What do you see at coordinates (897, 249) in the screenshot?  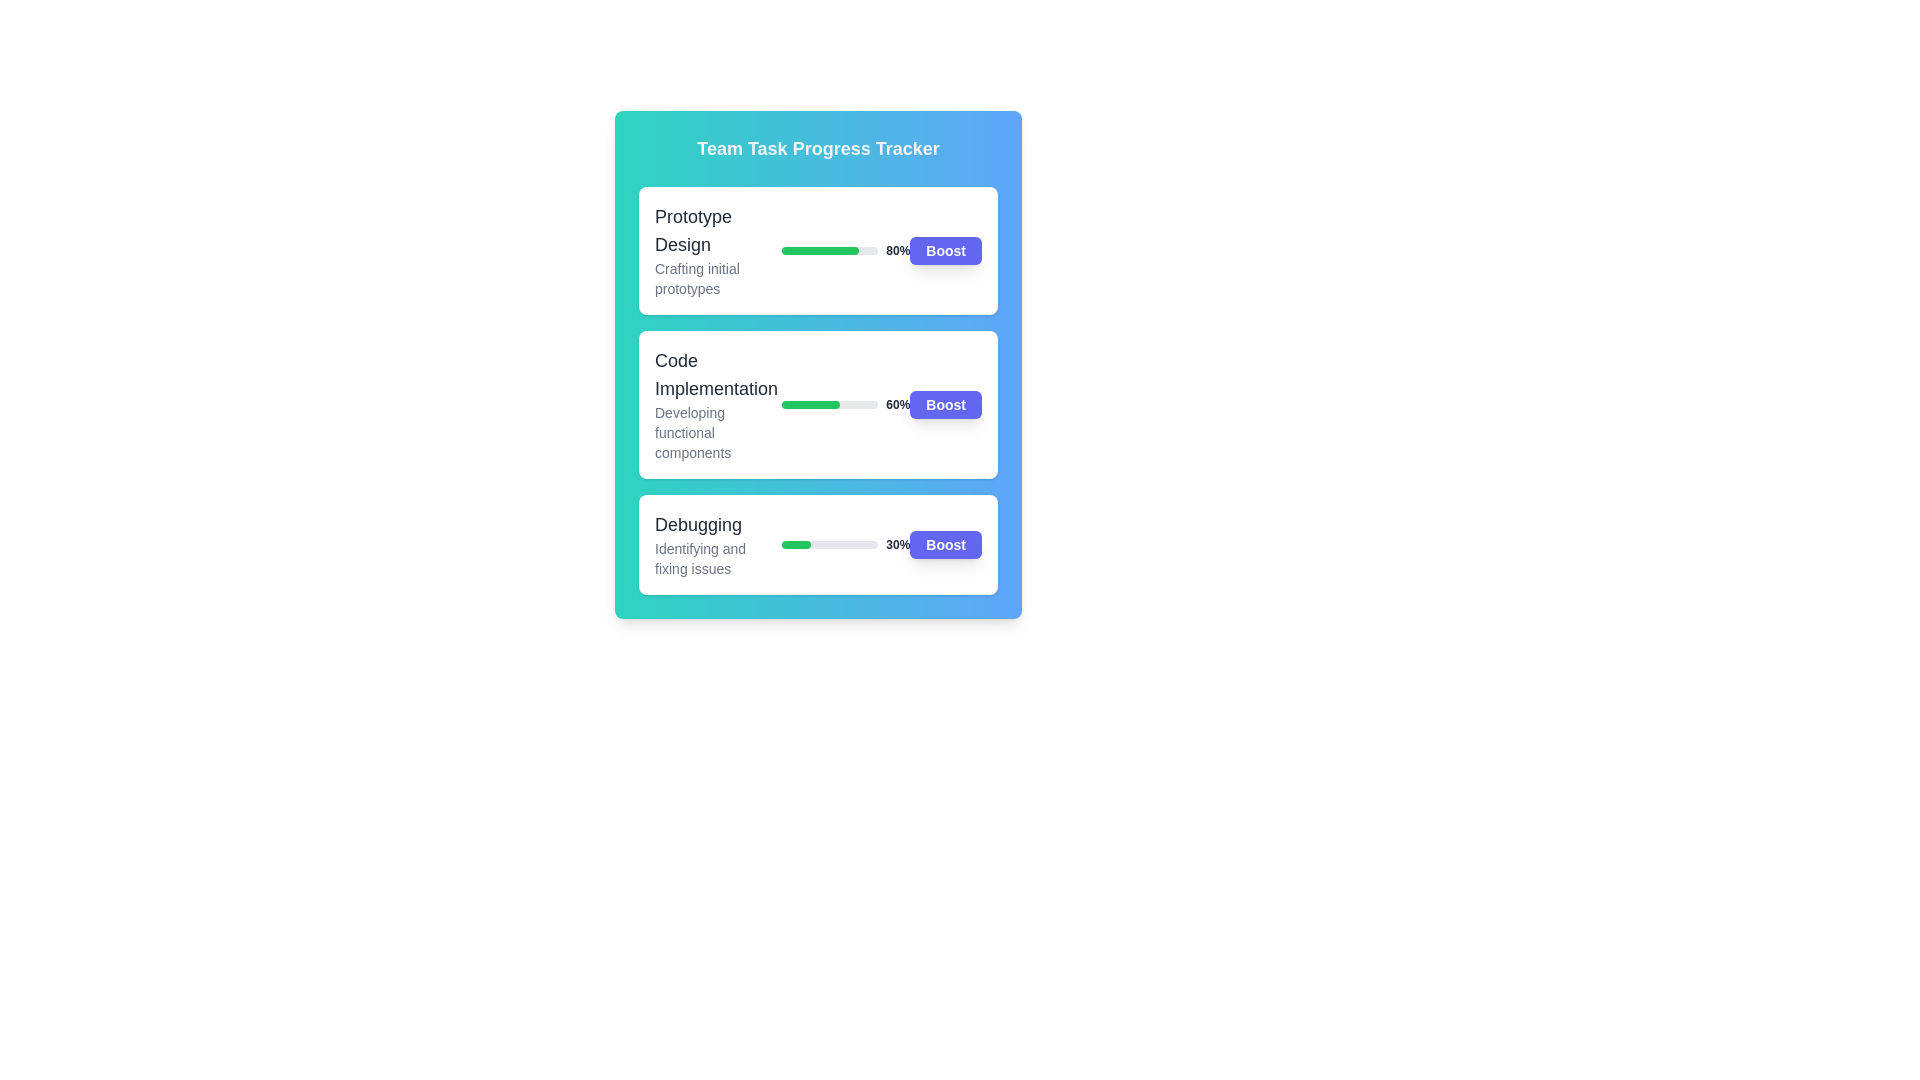 I see `text displayed in the progress percentage Text Label for the 'Prototype Design' task, which is located at the end of the progress bar and just before the 'Boost' button` at bounding box center [897, 249].